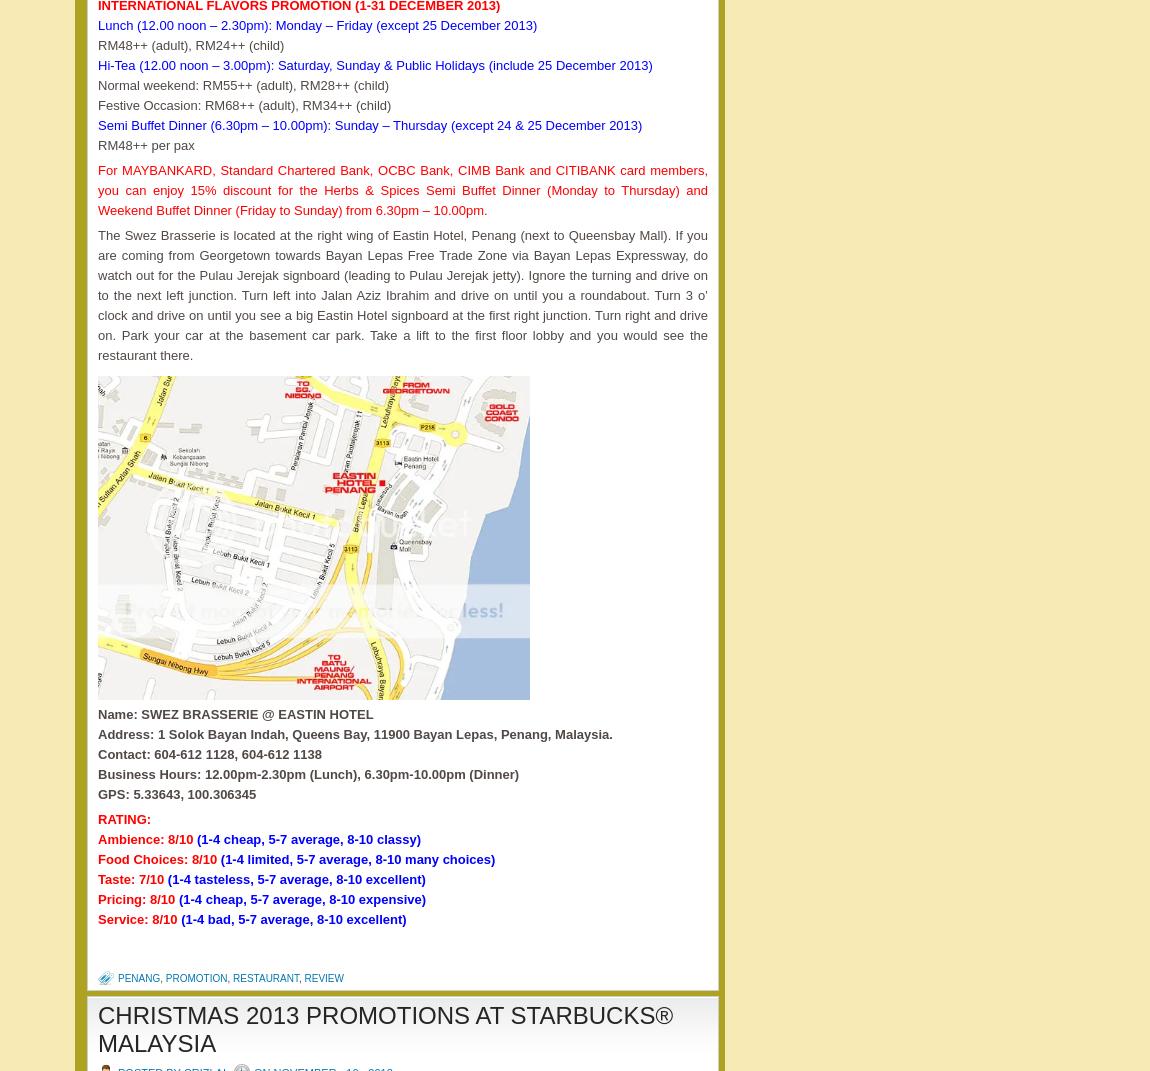 This screenshot has height=1071, width=1150. I want to click on 'RATING:', so click(96, 818).